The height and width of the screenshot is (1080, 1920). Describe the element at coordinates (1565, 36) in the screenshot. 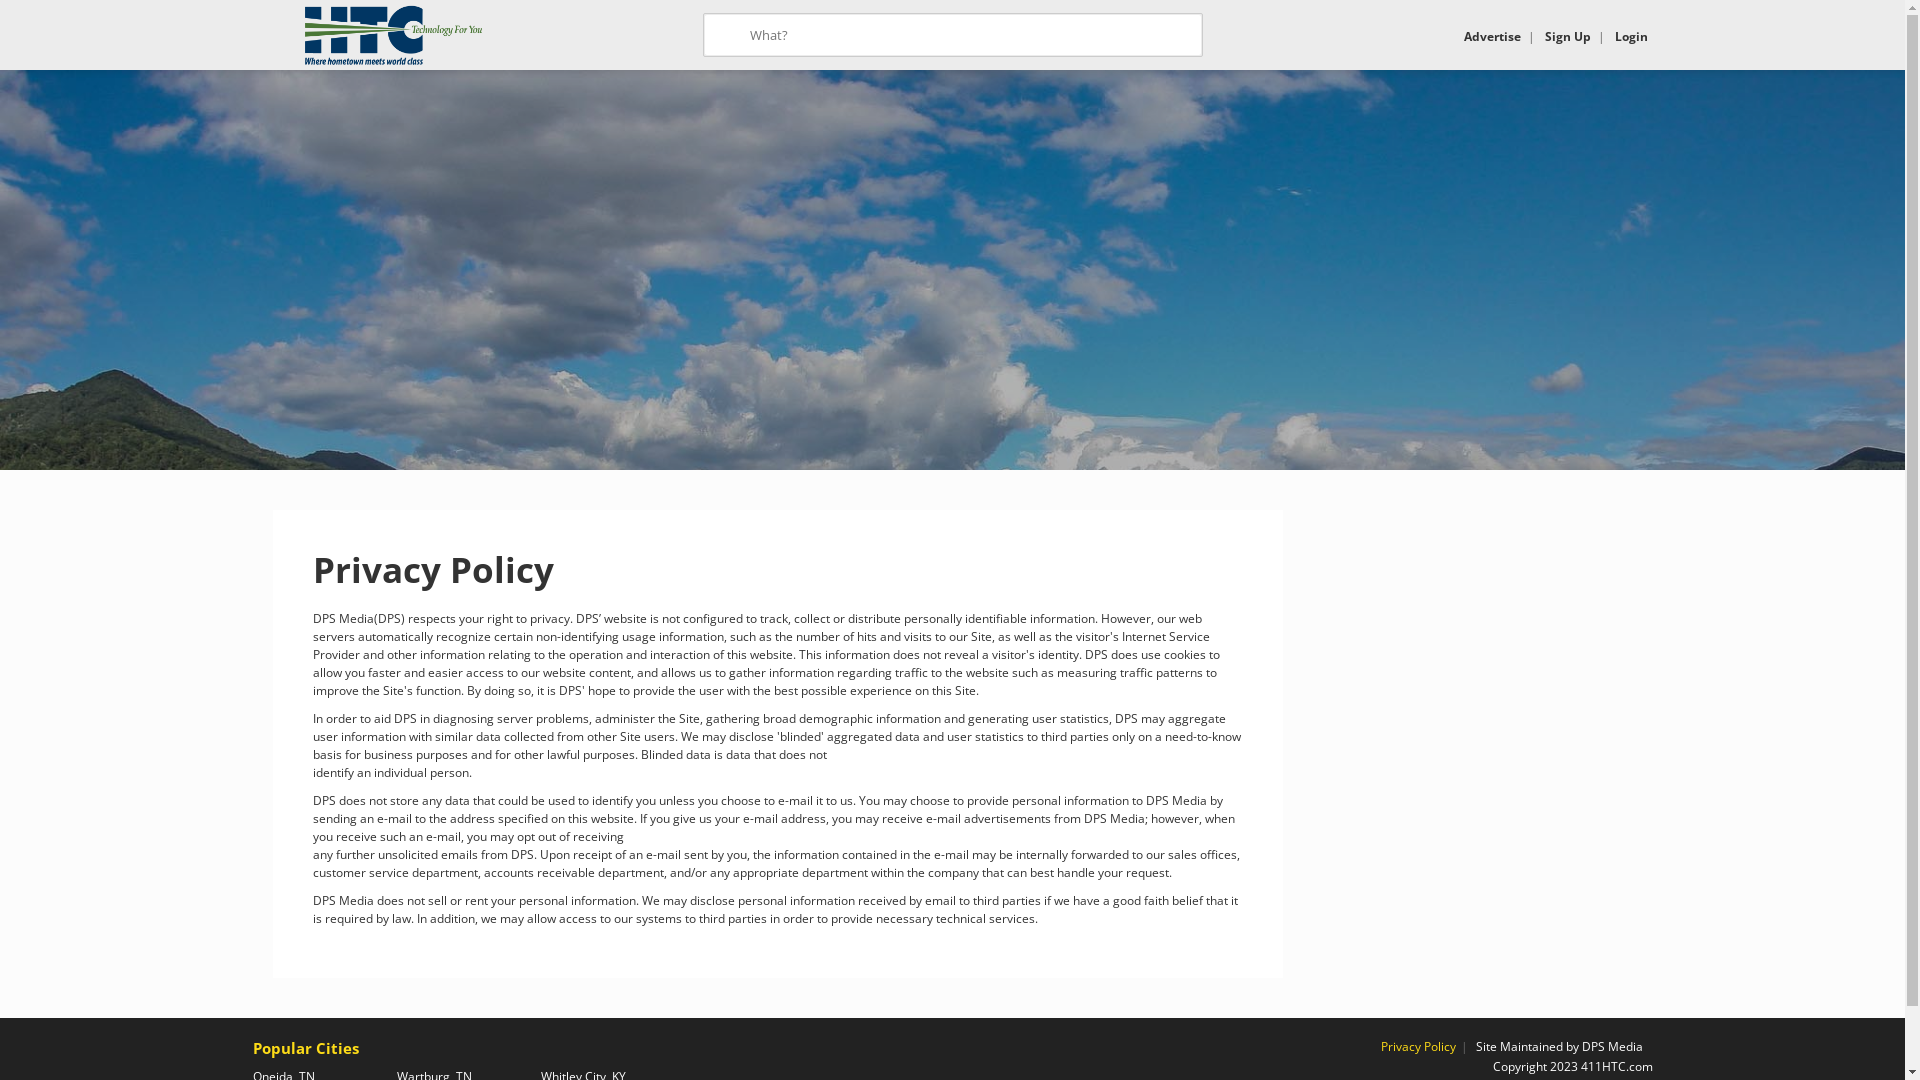

I see `'Sign Up'` at that location.